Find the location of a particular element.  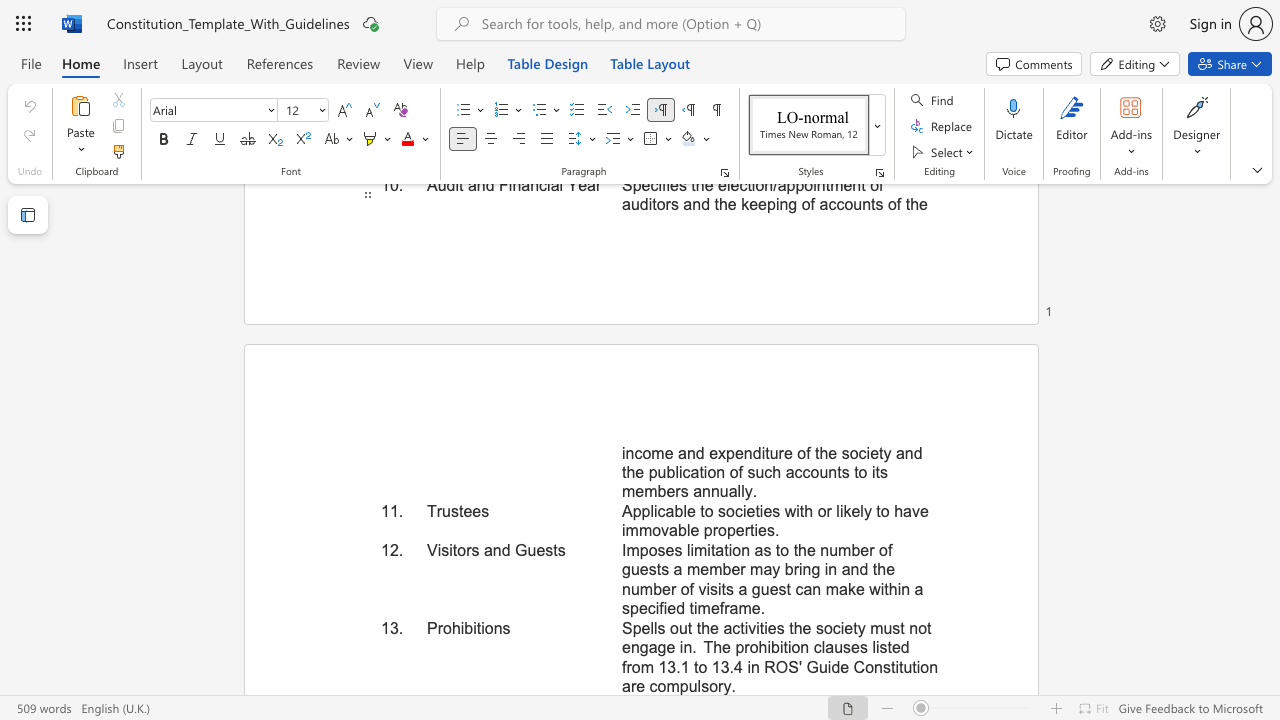

the 7th character "i" in the text is located at coordinates (780, 647).